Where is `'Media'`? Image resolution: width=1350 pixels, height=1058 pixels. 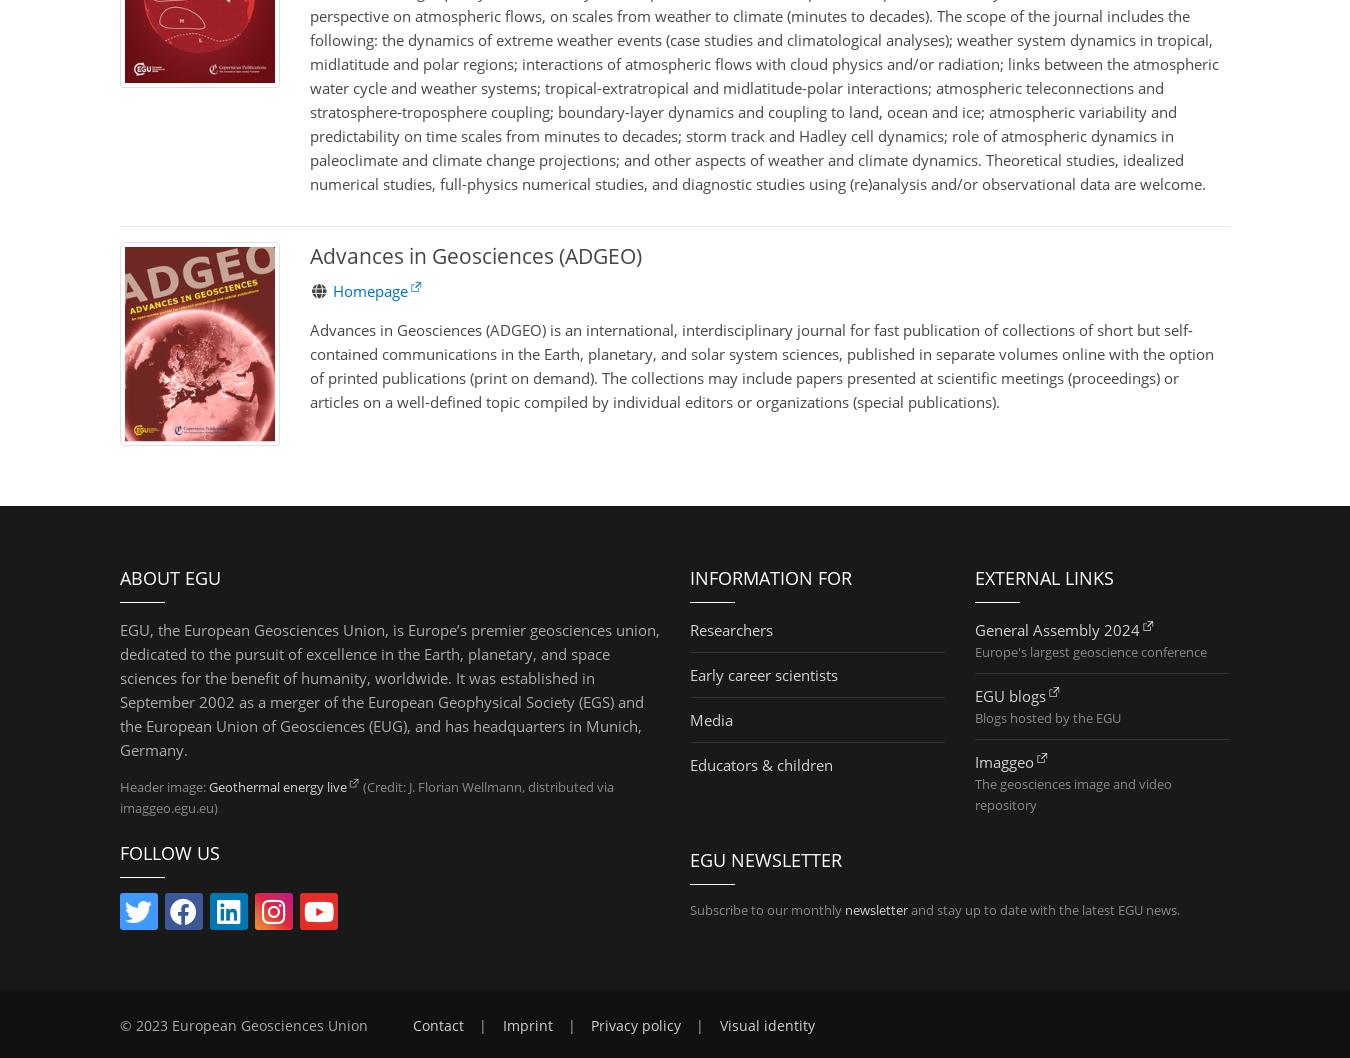 'Media' is located at coordinates (688, 719).